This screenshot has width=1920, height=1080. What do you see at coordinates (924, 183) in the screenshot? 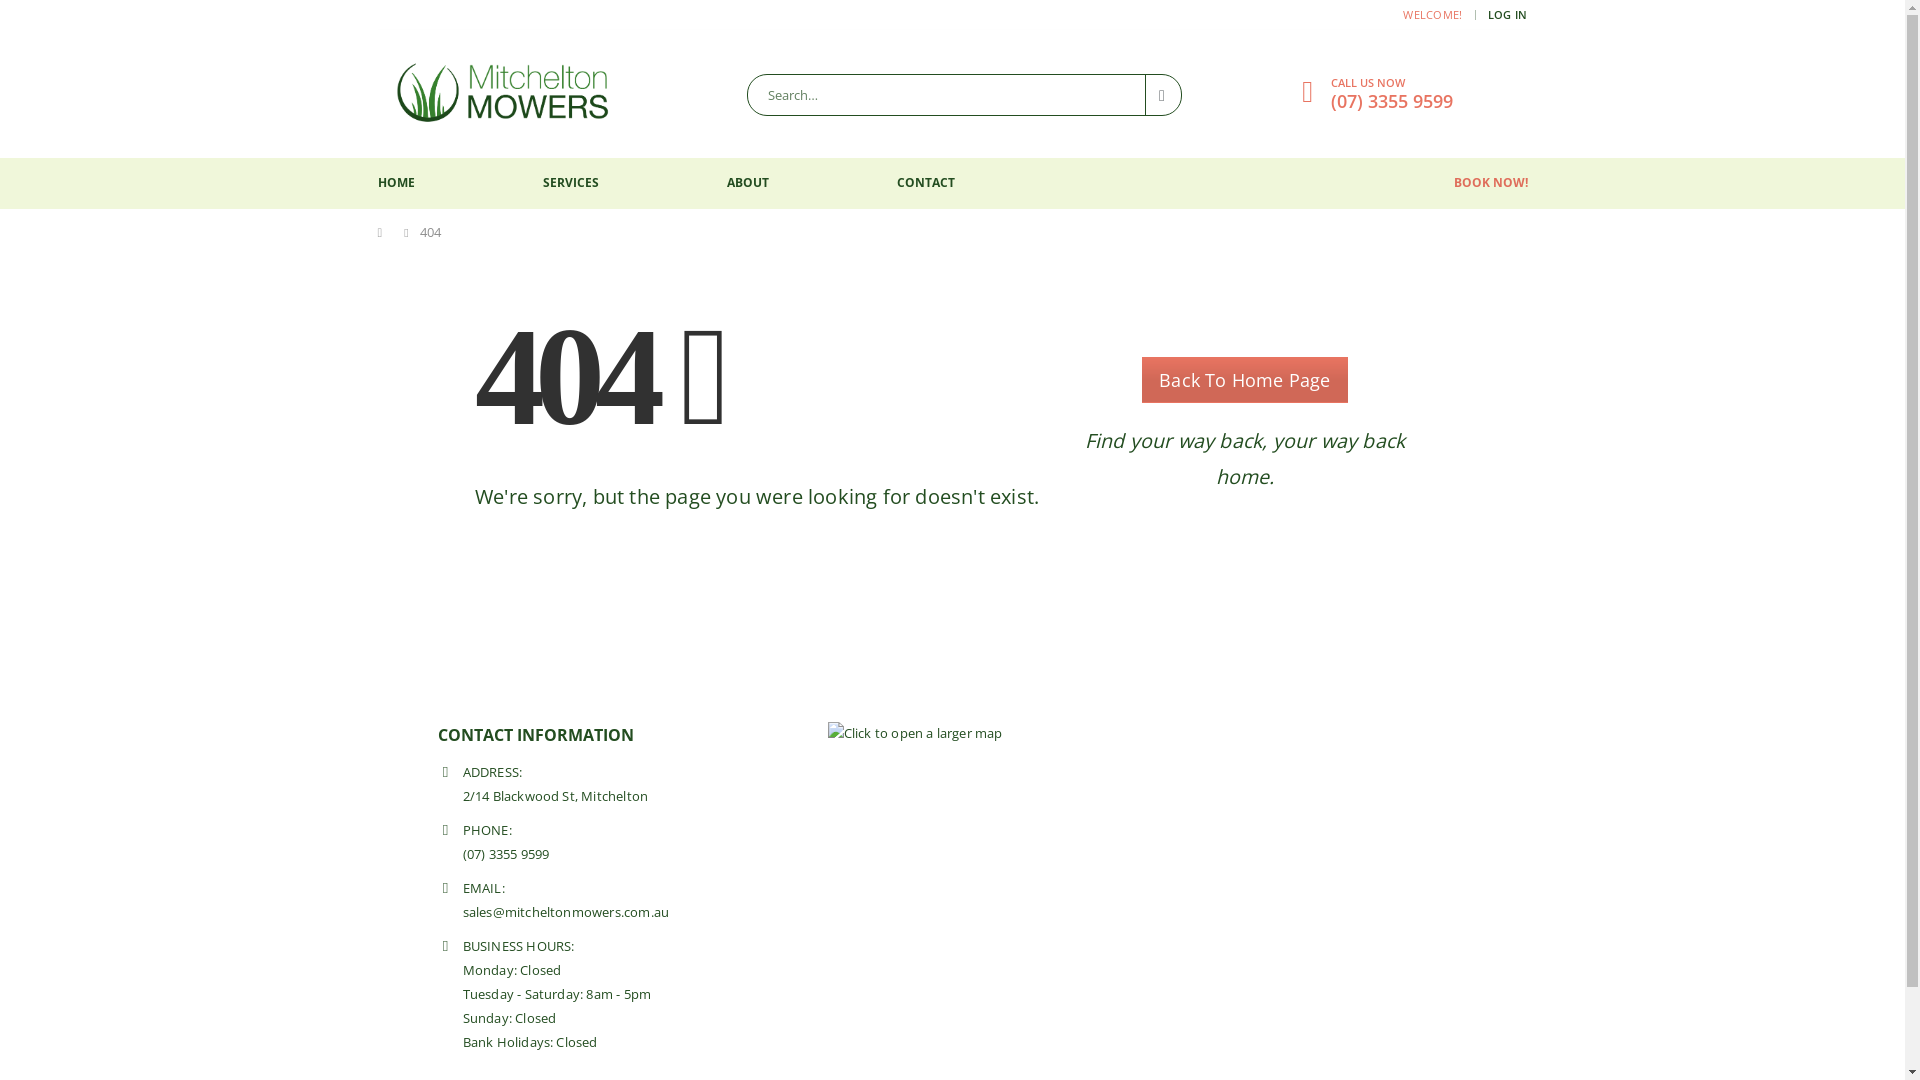
I see `'CONTACT'` at bounding box center [924, 183].